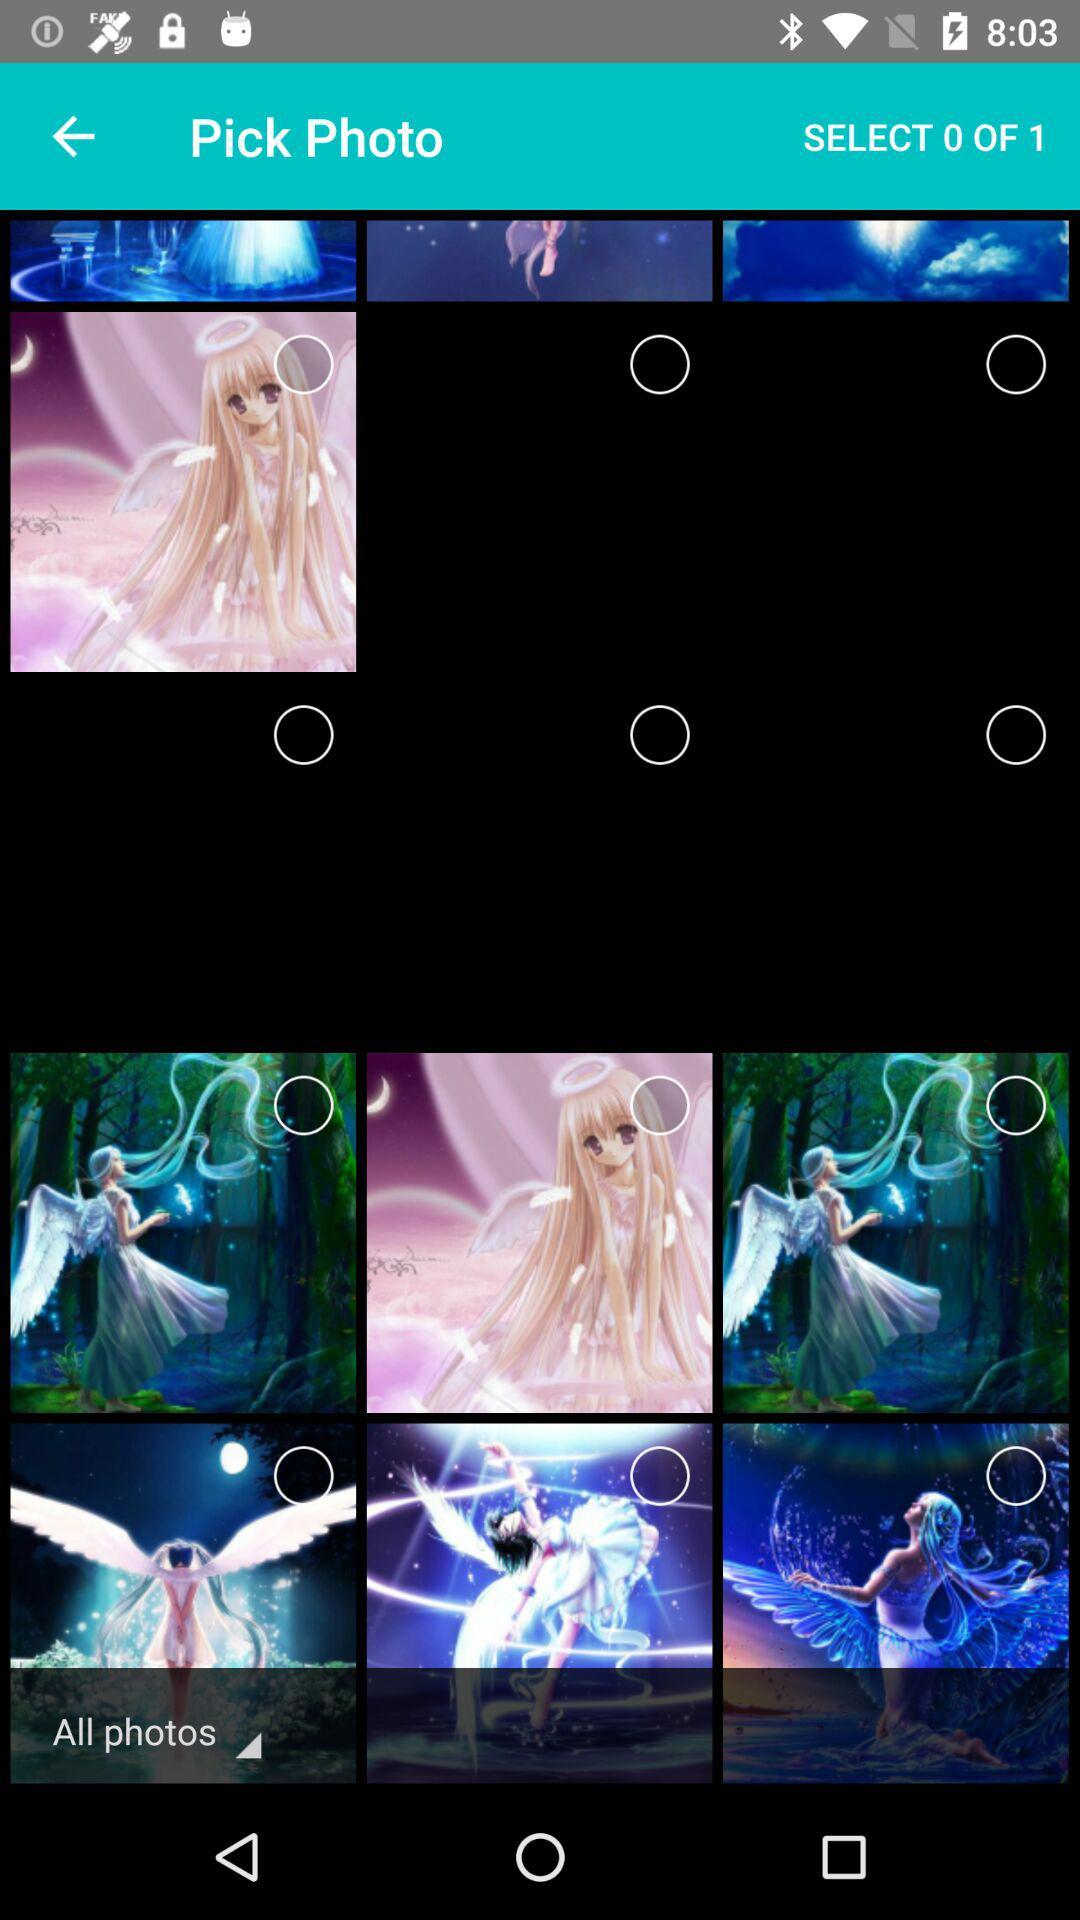 The width and height of the screenshot is (1080, 1920). I want to click on choose a picture, so click(659, 364).